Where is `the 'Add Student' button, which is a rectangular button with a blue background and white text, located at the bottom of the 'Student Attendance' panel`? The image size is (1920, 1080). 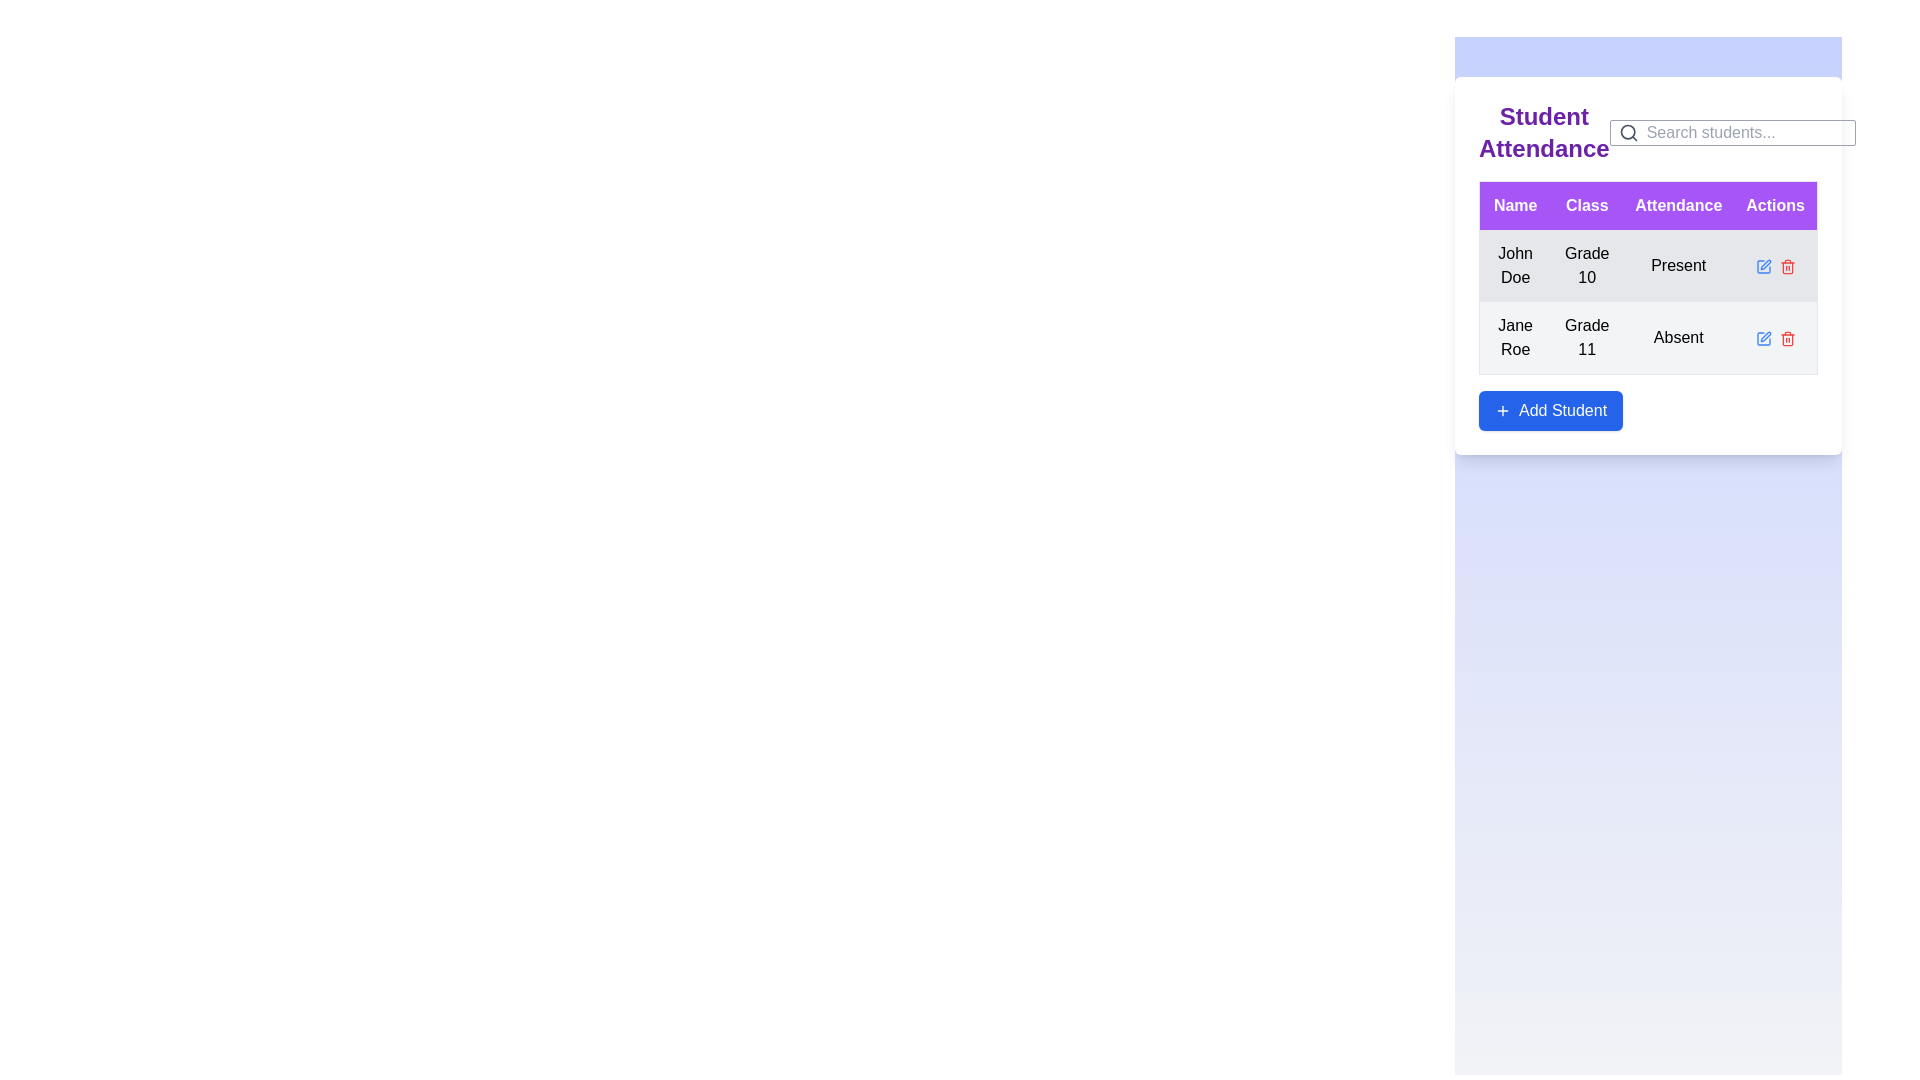 the 'Add Student' button, which is a rectangular button with a blue background and white text, located at the bottom of the 'Student Attendance' panel is located at coordinates (1549, 410).